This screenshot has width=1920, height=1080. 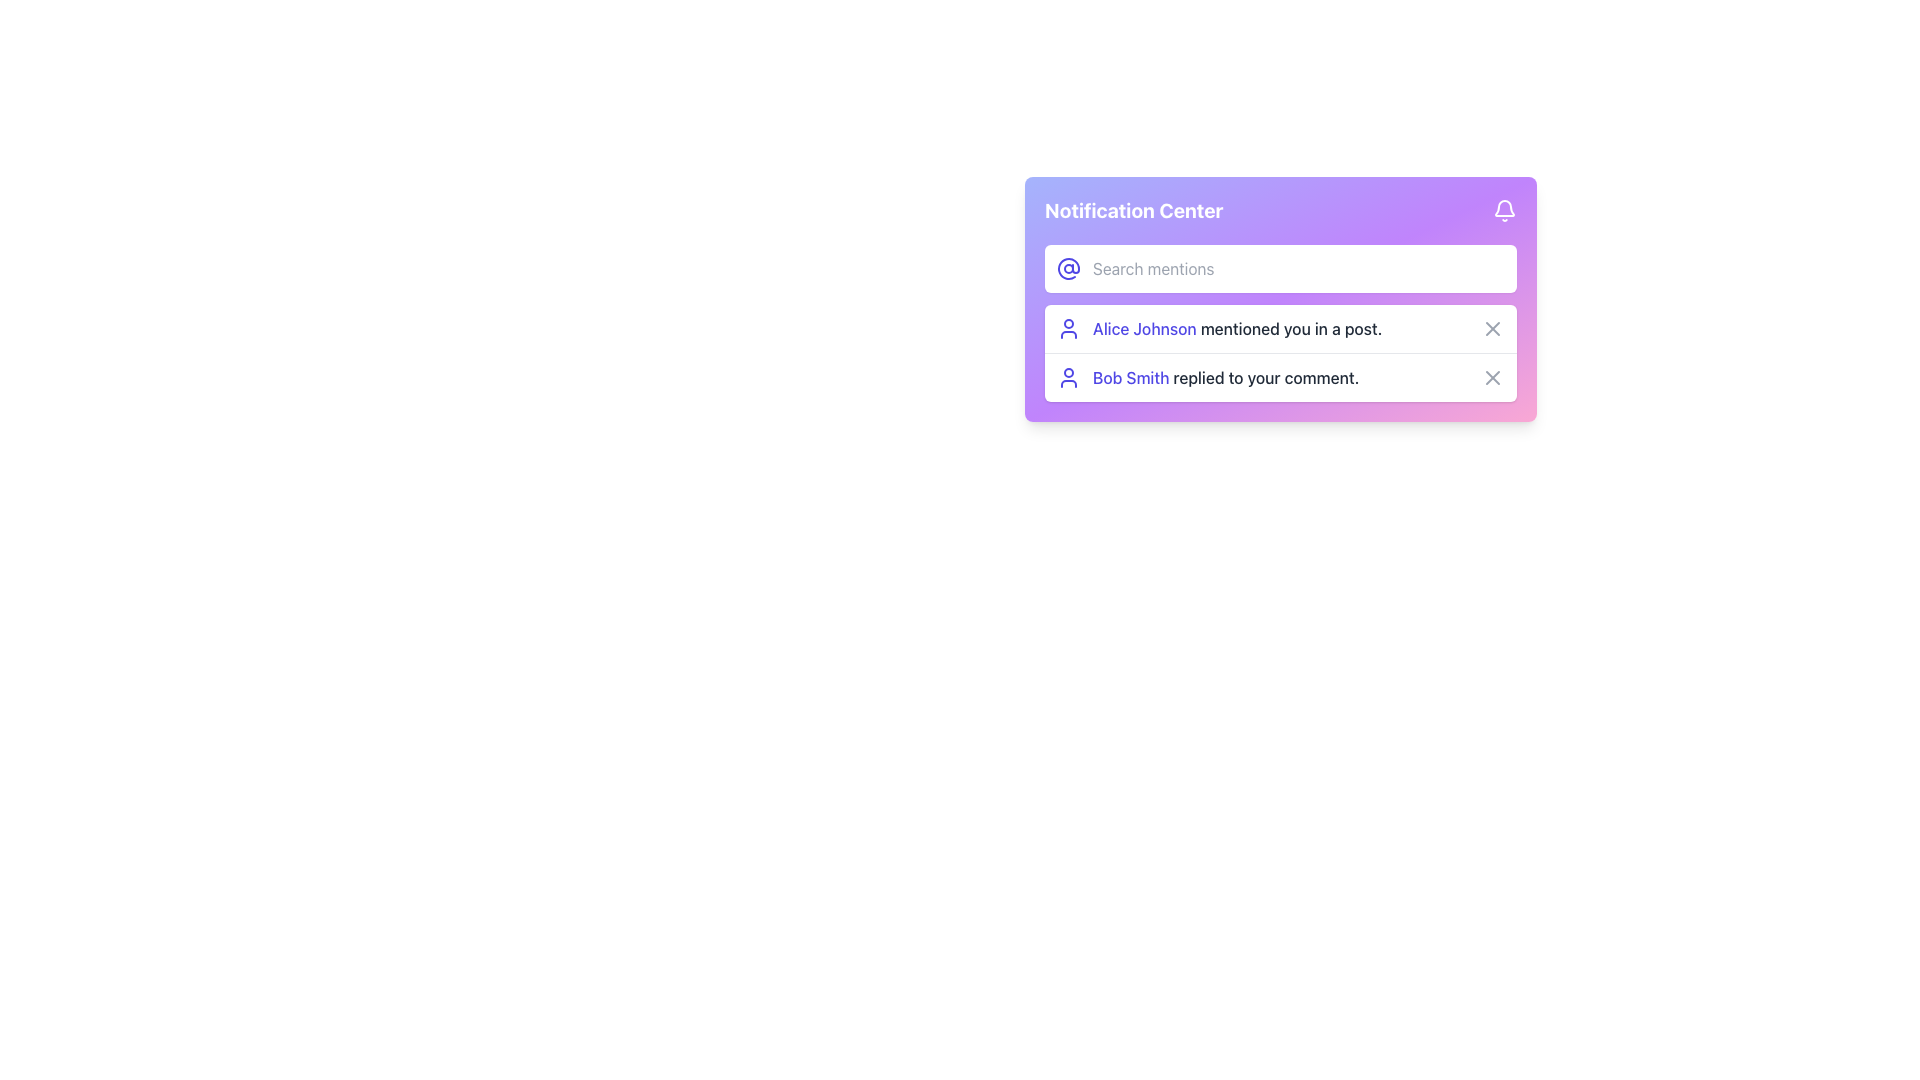 I want to click on the notification entry featuring the text 'Alice Johnson mentioned you in a post.', so click(x=1281, y=327).